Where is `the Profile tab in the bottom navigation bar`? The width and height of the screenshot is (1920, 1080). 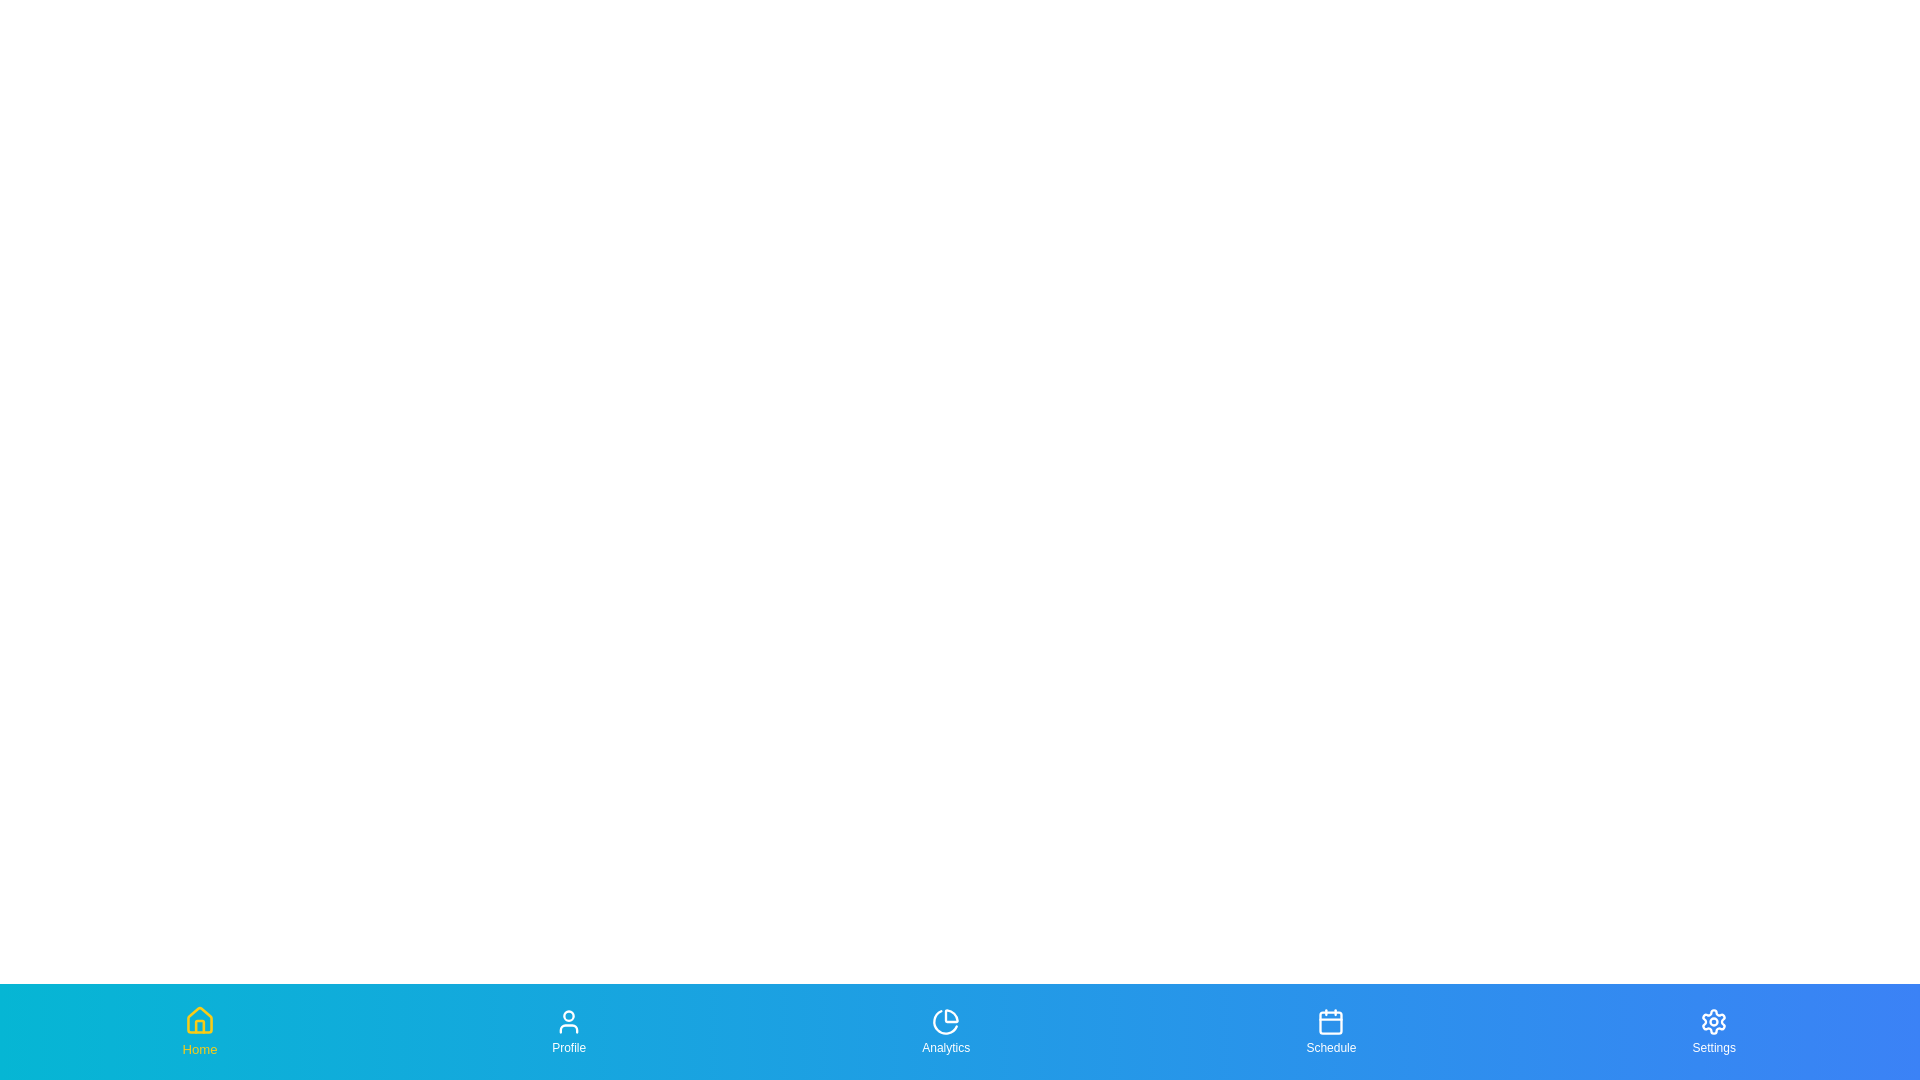 the Profile tab in the bottom navigation bar is located at coordinates (568, 1032).